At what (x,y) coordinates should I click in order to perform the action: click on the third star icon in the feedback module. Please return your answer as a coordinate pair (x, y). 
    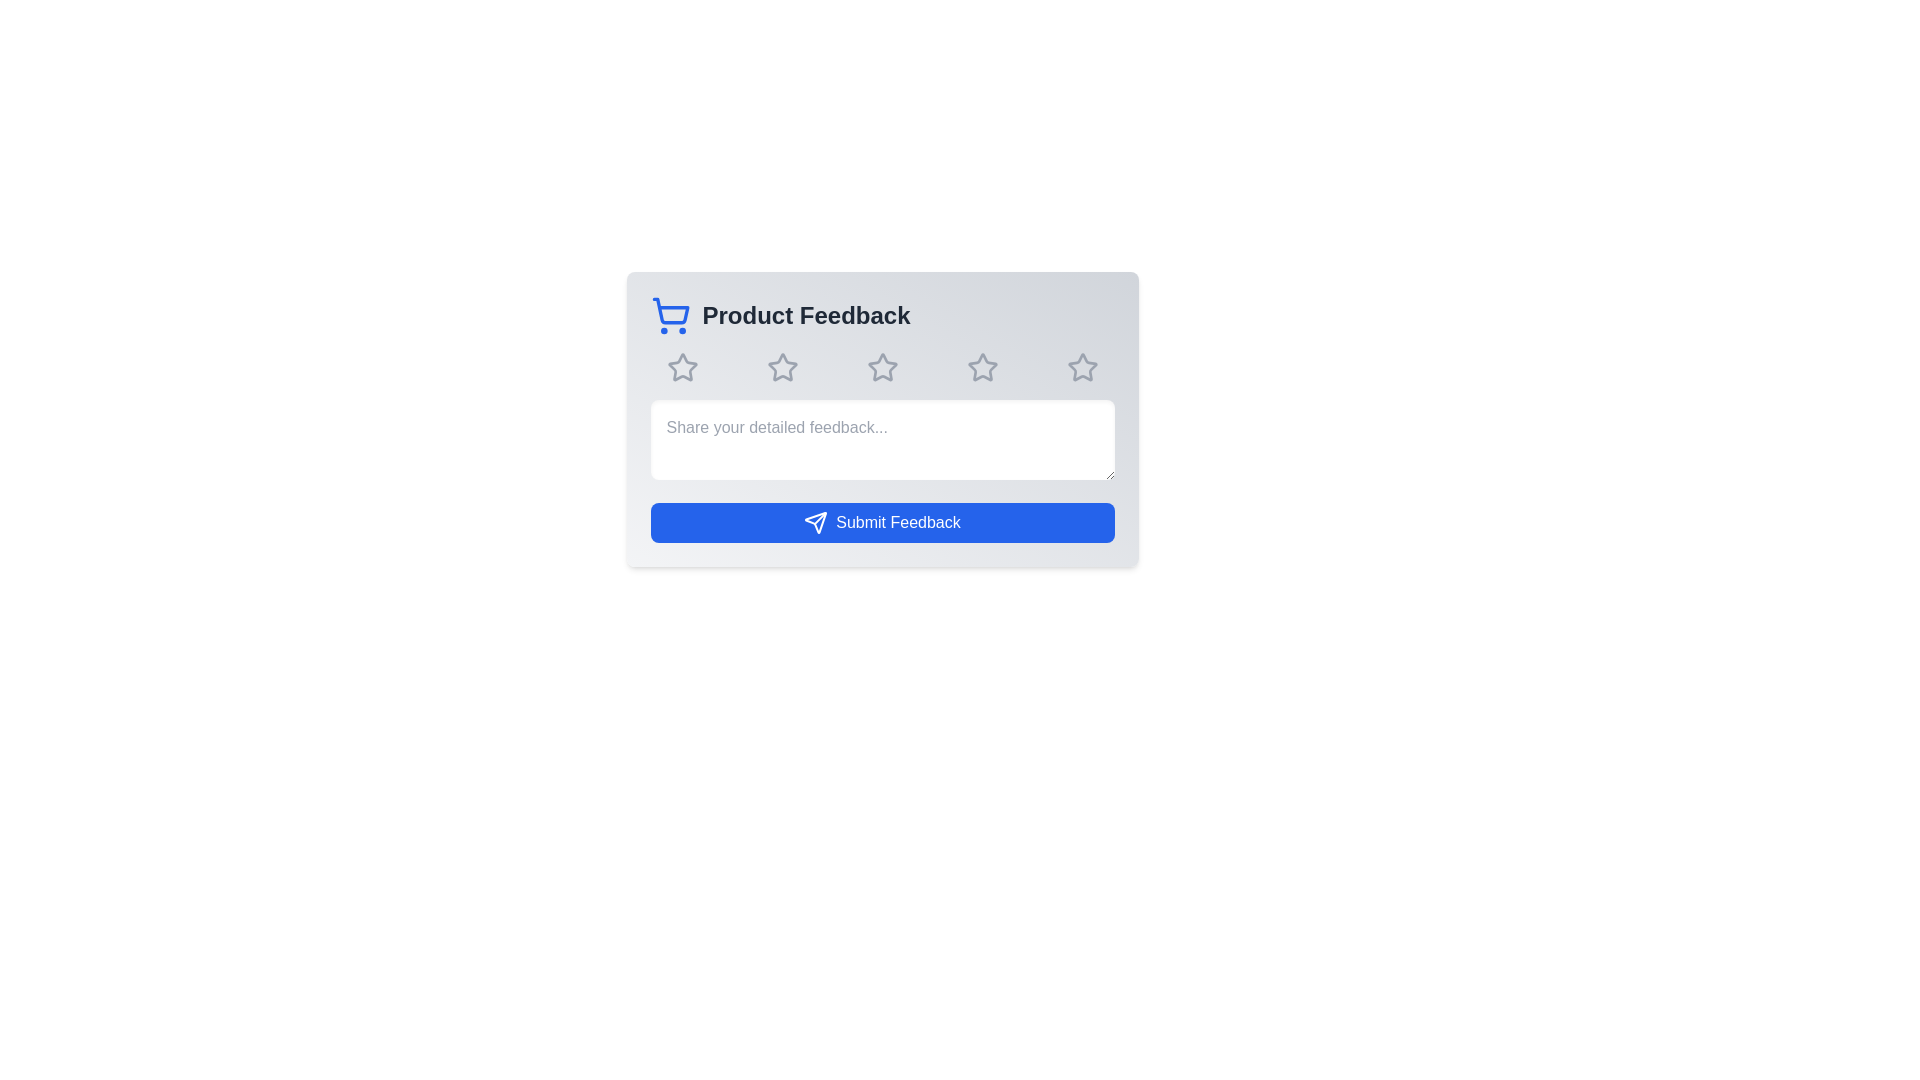
    Looking at the image, I should click on (781, 367).